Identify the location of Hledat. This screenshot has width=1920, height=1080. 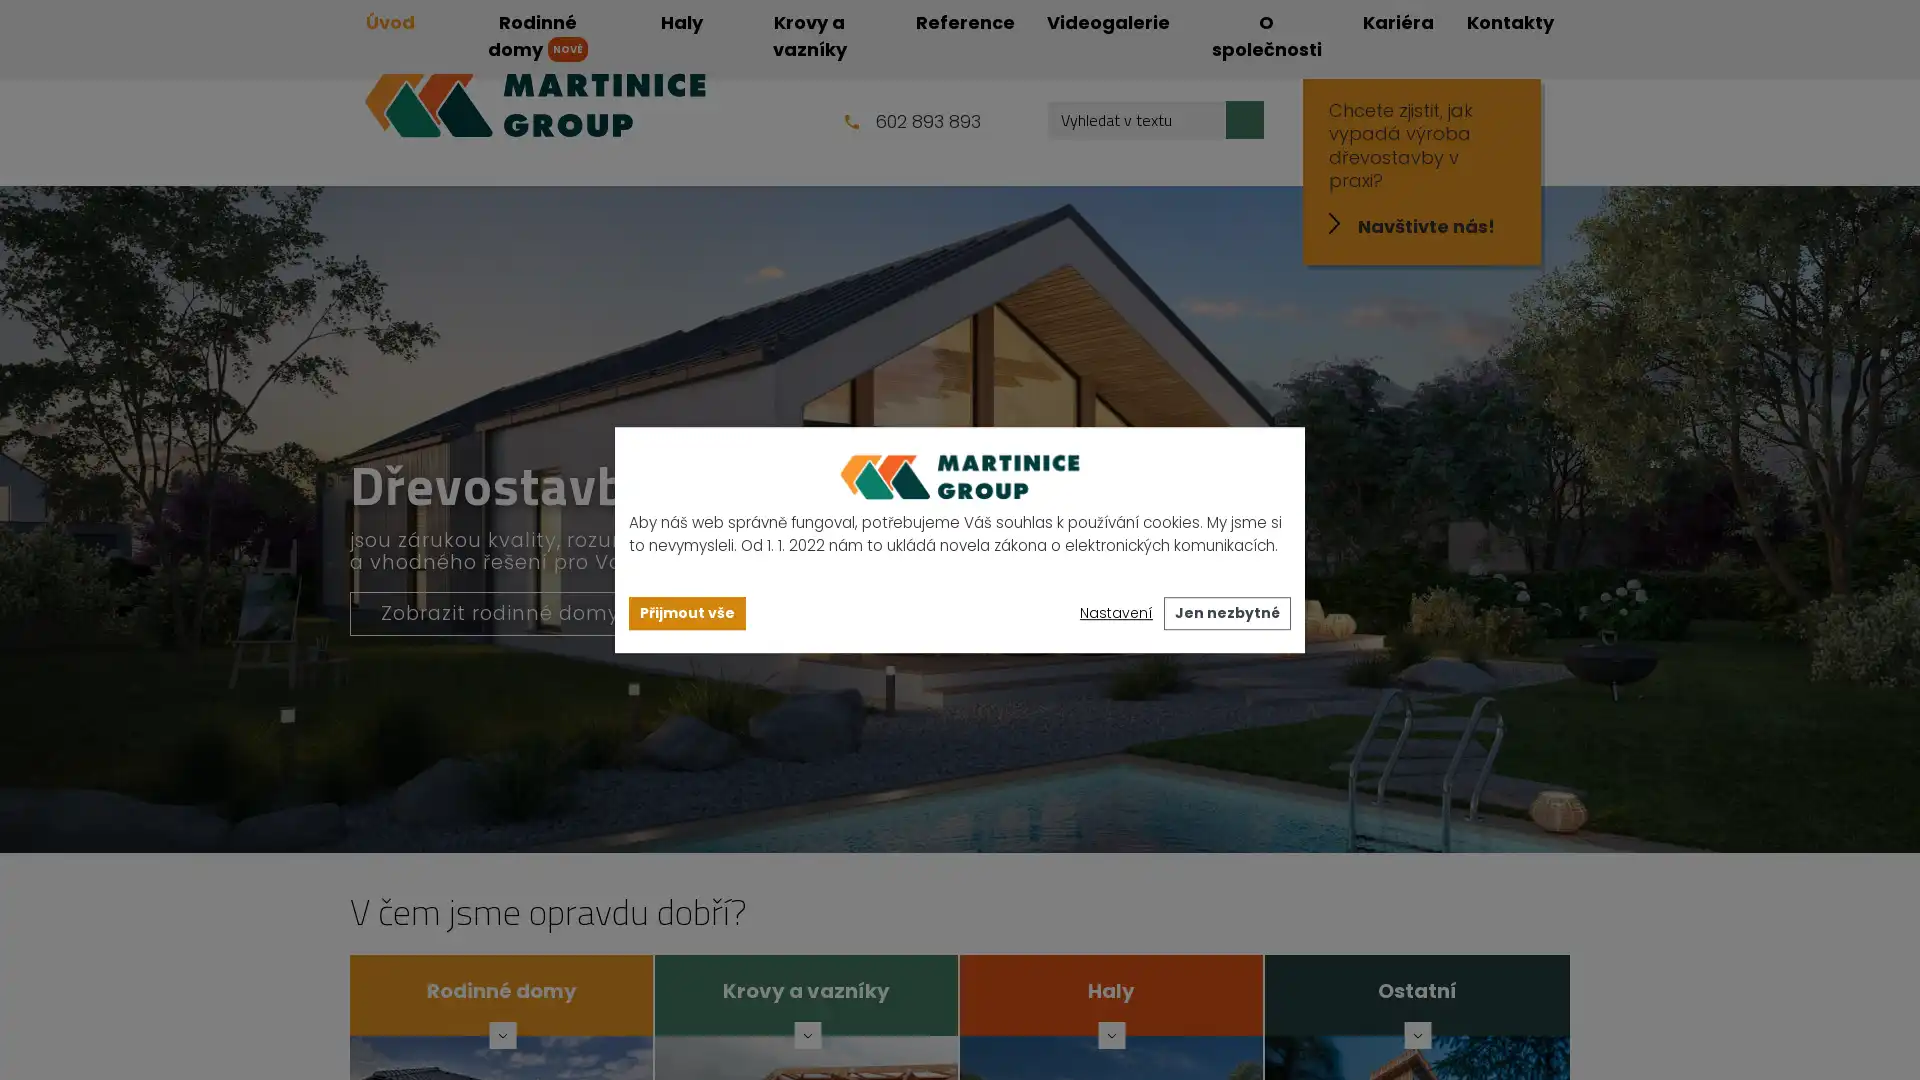
(1243, 119).